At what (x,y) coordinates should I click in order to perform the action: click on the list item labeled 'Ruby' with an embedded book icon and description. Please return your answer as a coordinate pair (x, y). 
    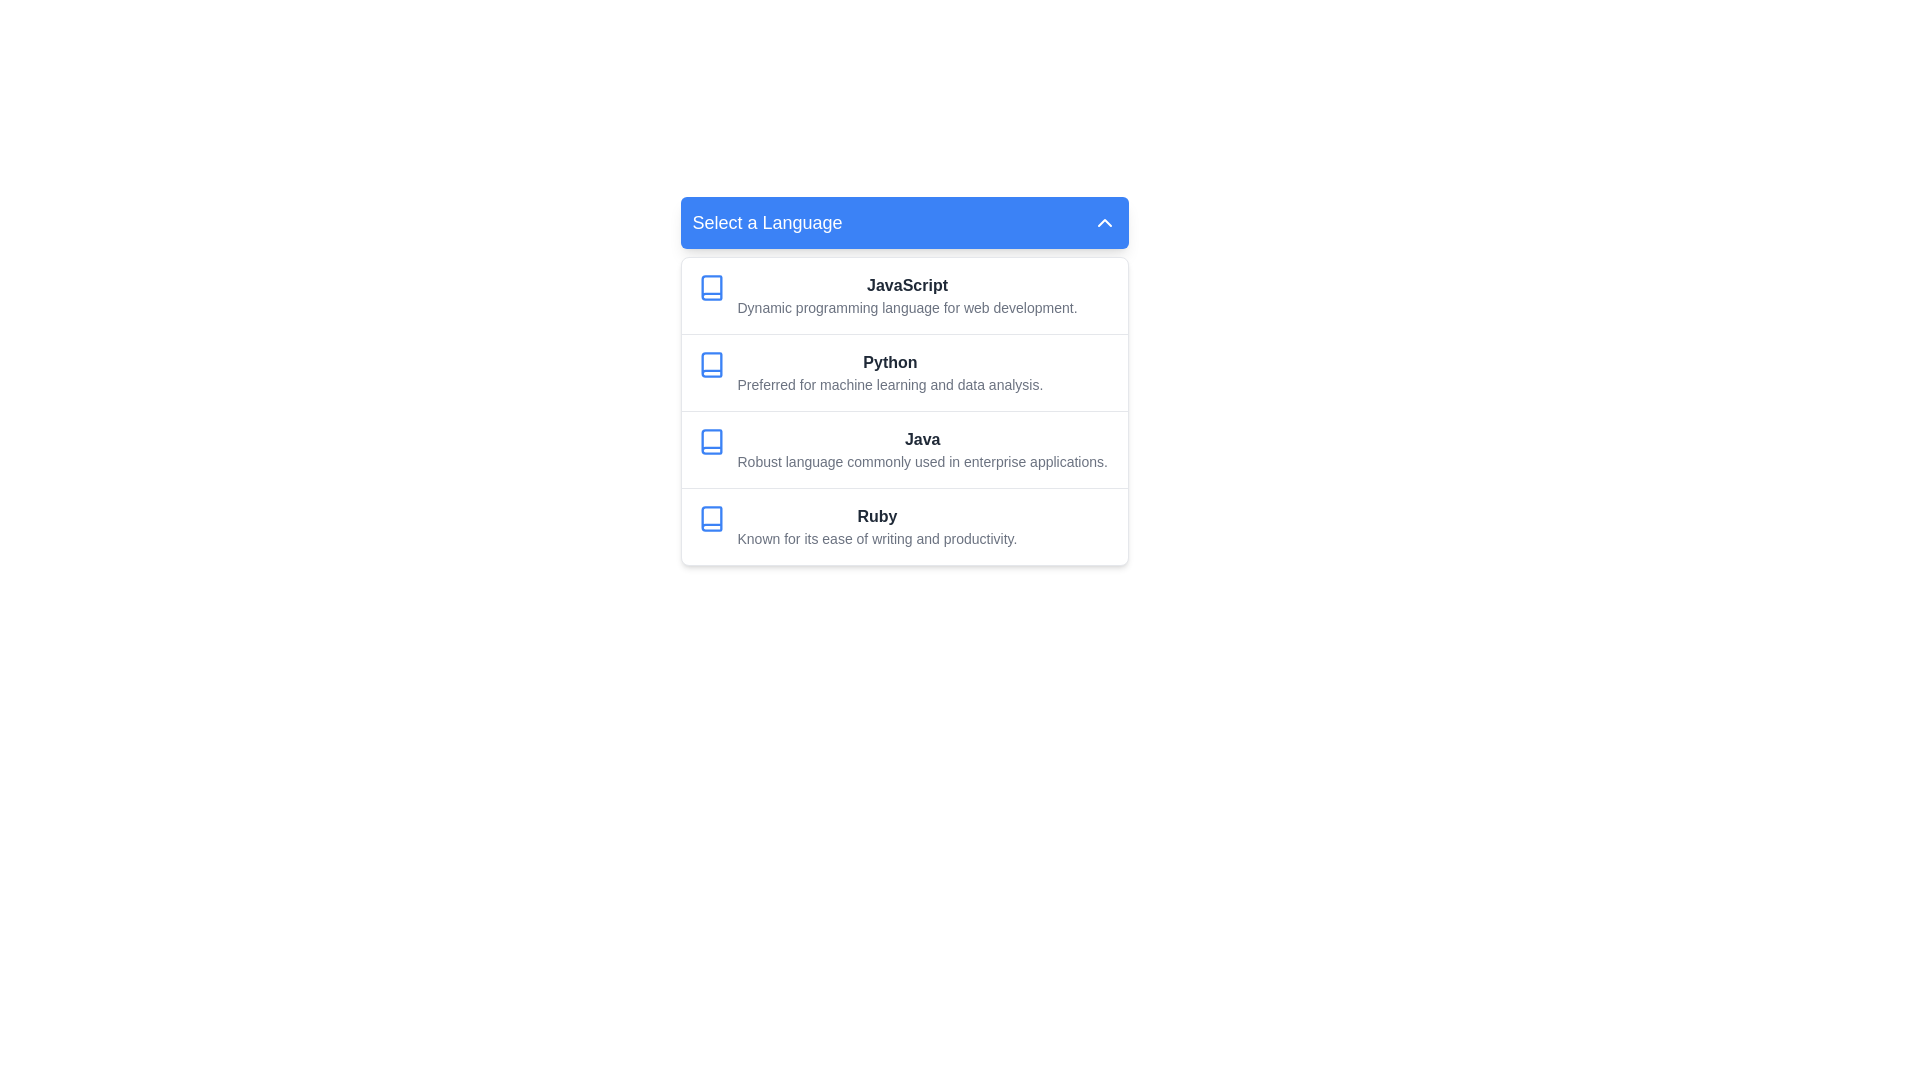
    Looking at the image, I should click on (903, 525).